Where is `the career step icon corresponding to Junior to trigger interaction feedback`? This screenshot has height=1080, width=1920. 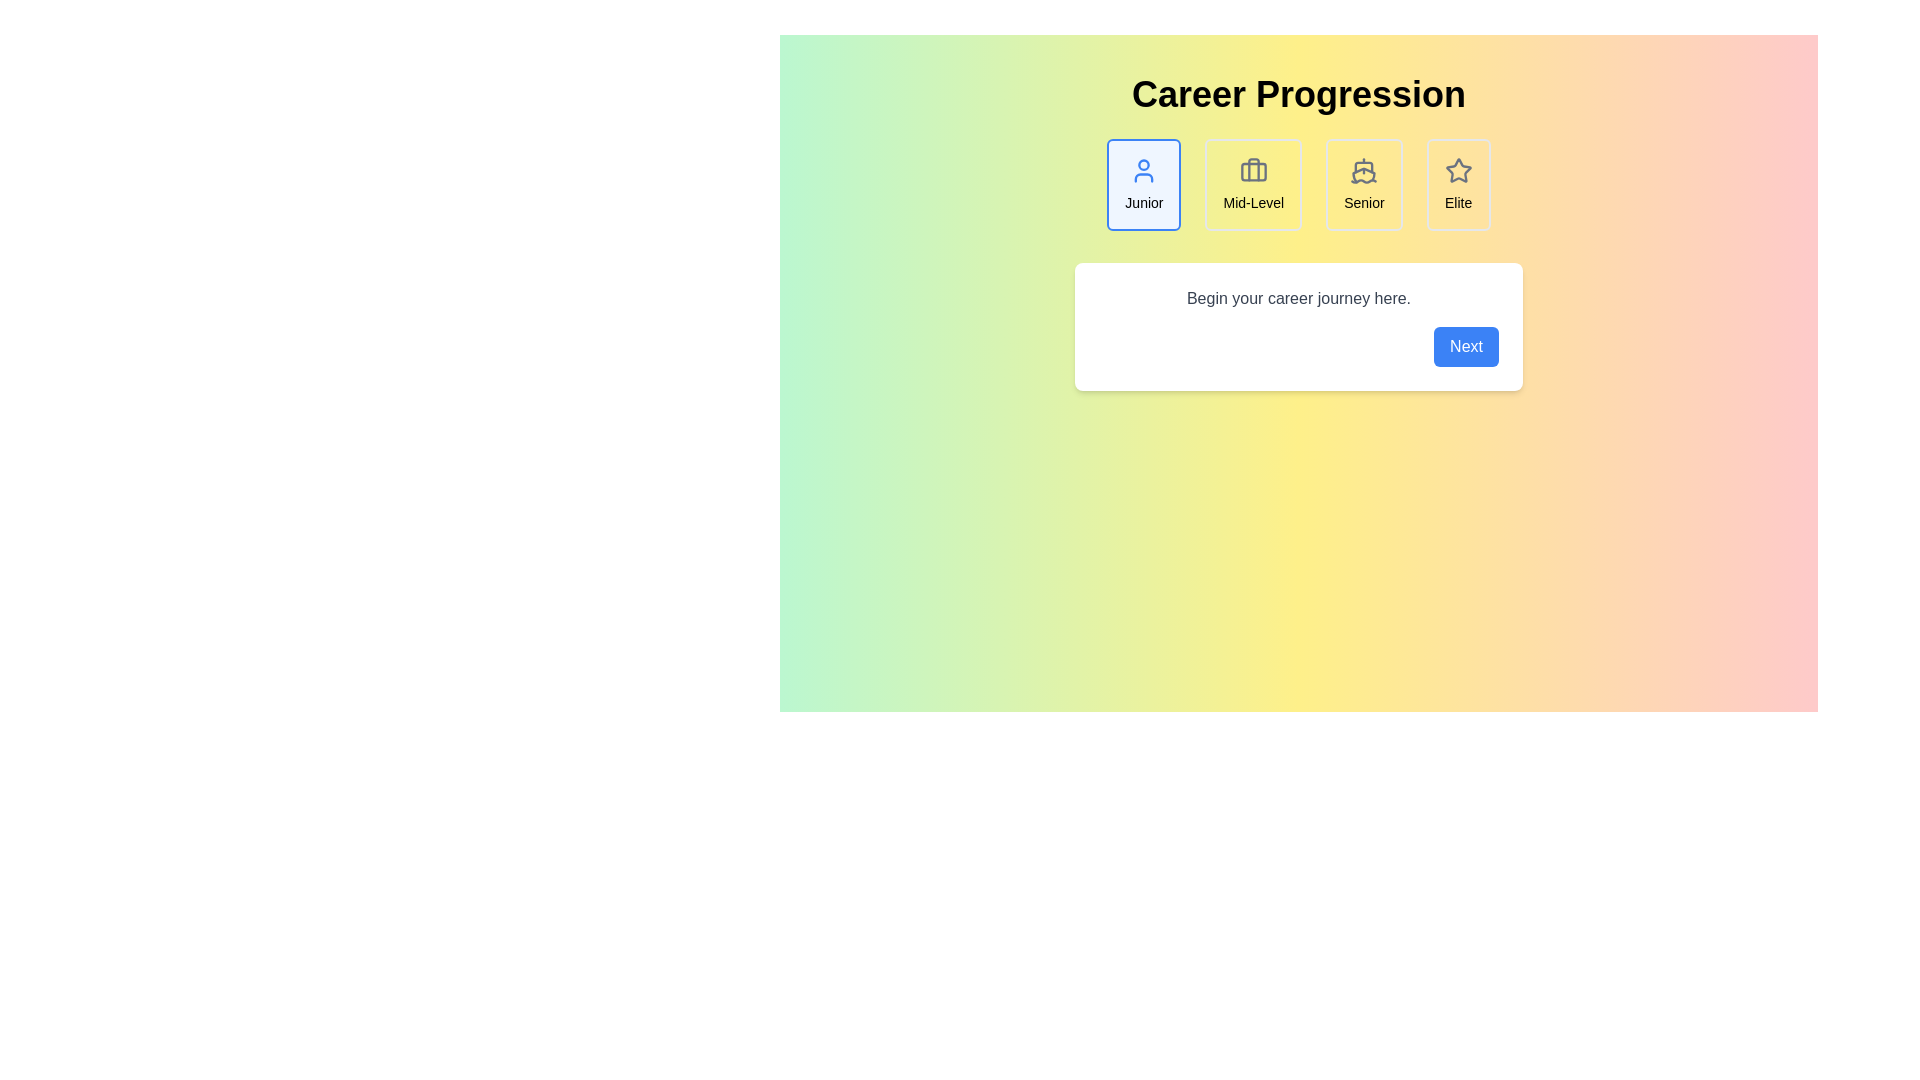
the career step icon corresponding to Junior to trigger interaction feedback is located at coordinates (1144, 185).